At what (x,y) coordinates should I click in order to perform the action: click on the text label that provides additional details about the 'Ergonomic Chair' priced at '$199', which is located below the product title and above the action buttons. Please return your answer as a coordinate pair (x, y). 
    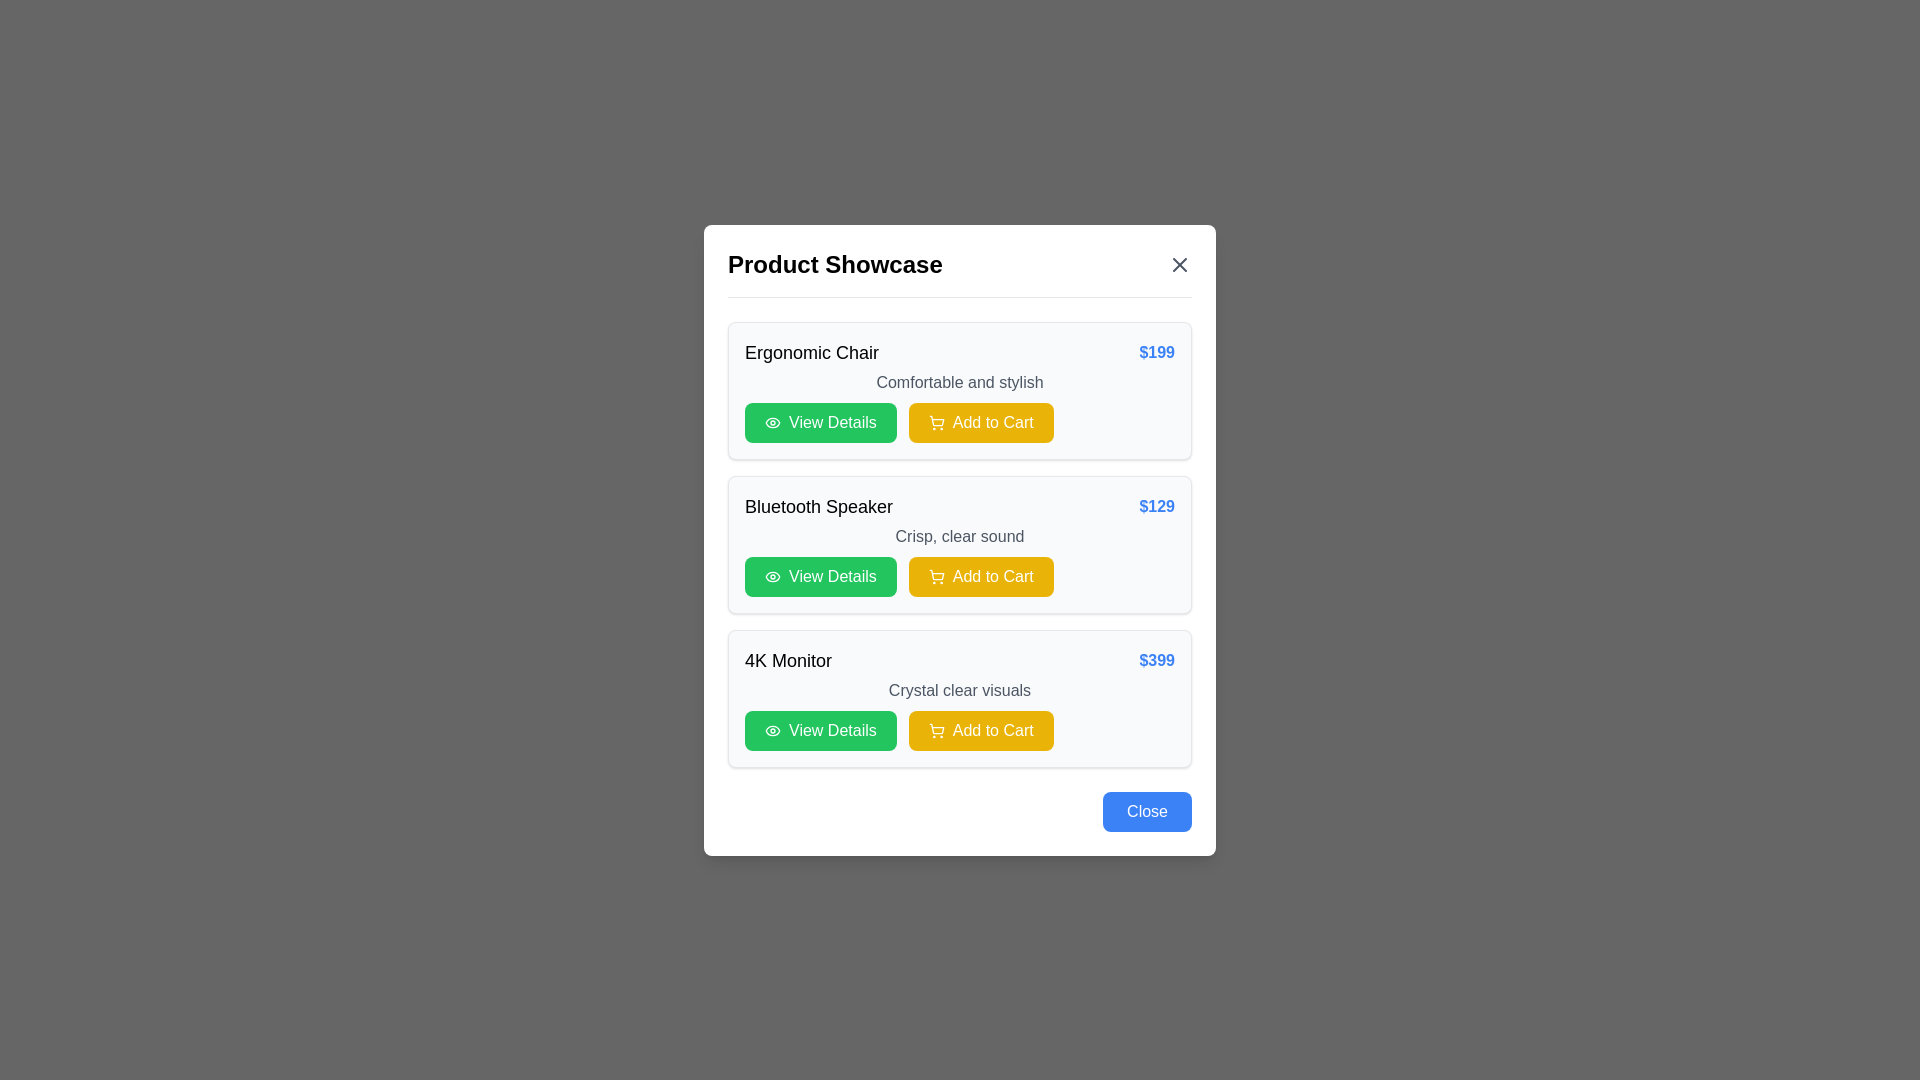
    Looking at the image, I should click on (960, 382).